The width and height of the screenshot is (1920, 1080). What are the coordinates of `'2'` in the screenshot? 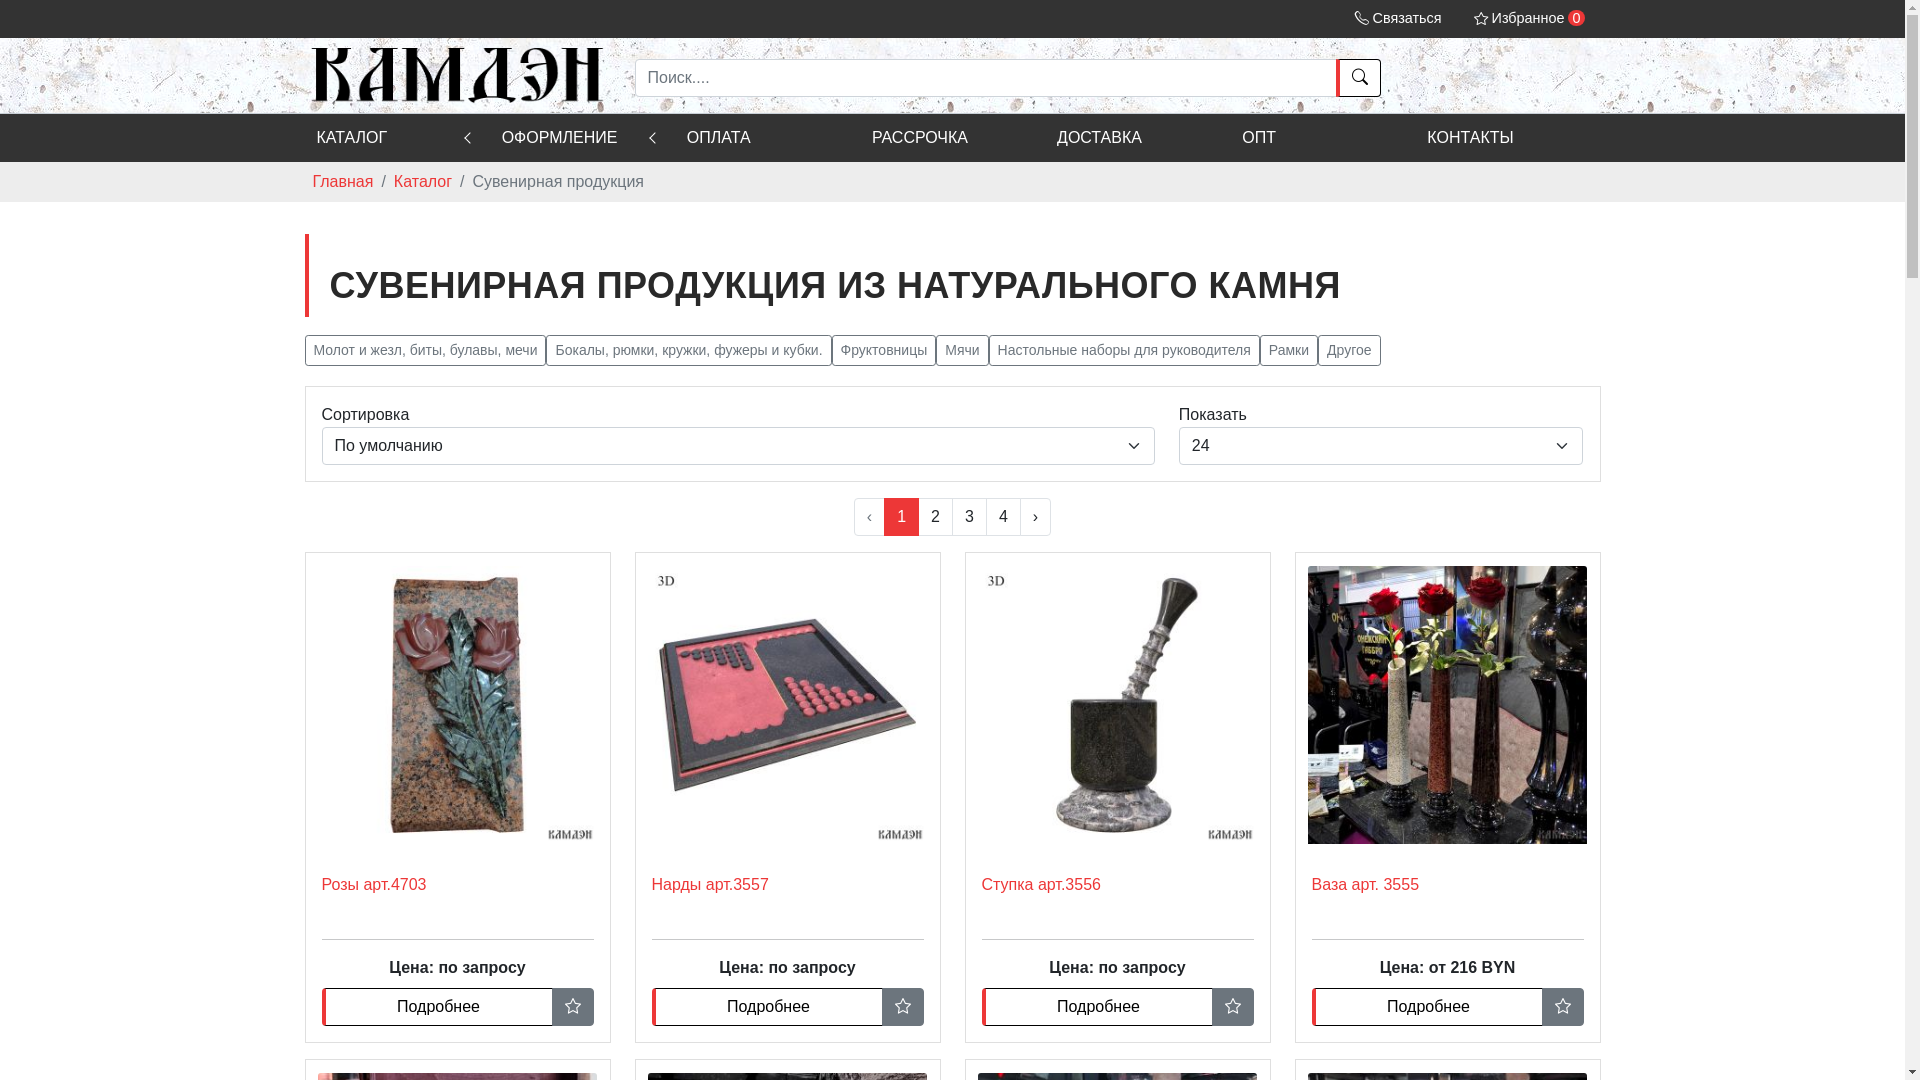 It's located at (916, 515).